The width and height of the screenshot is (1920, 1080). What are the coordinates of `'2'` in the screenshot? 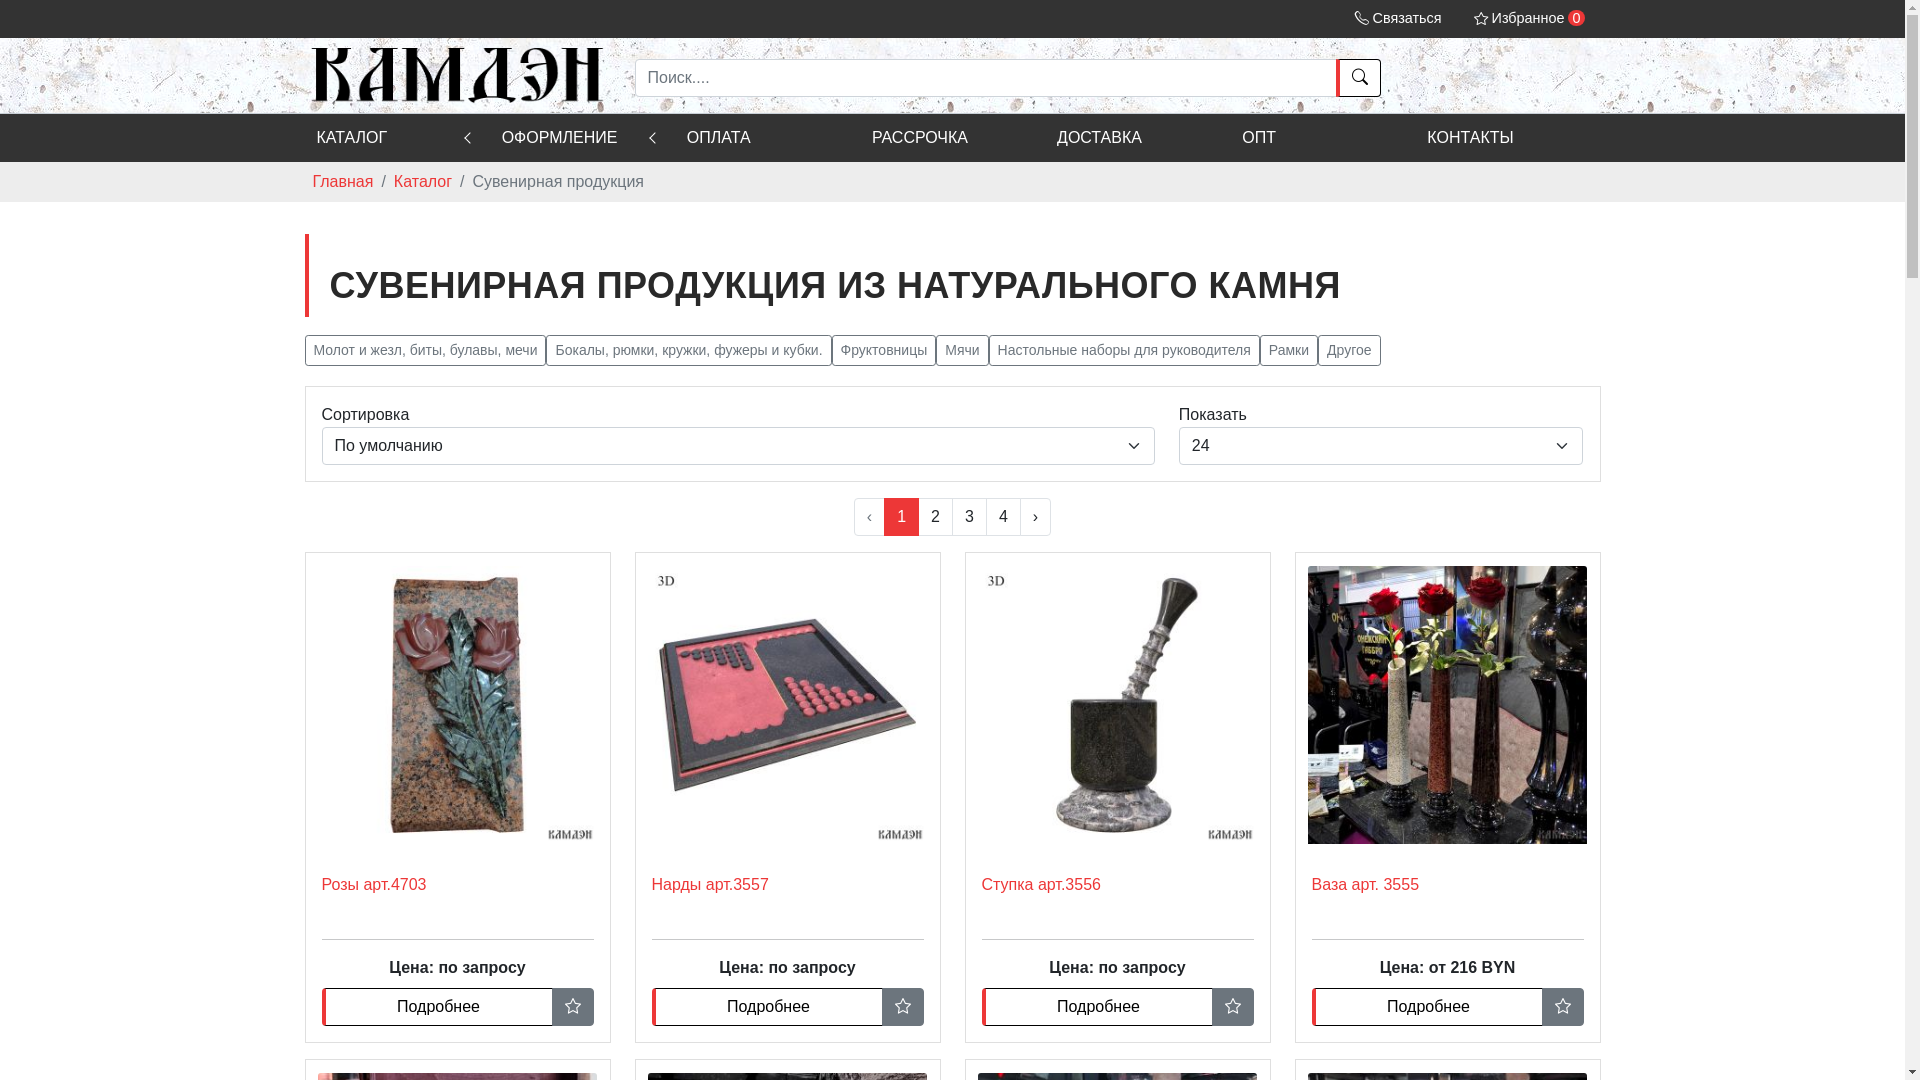 It's located at (916, 515).